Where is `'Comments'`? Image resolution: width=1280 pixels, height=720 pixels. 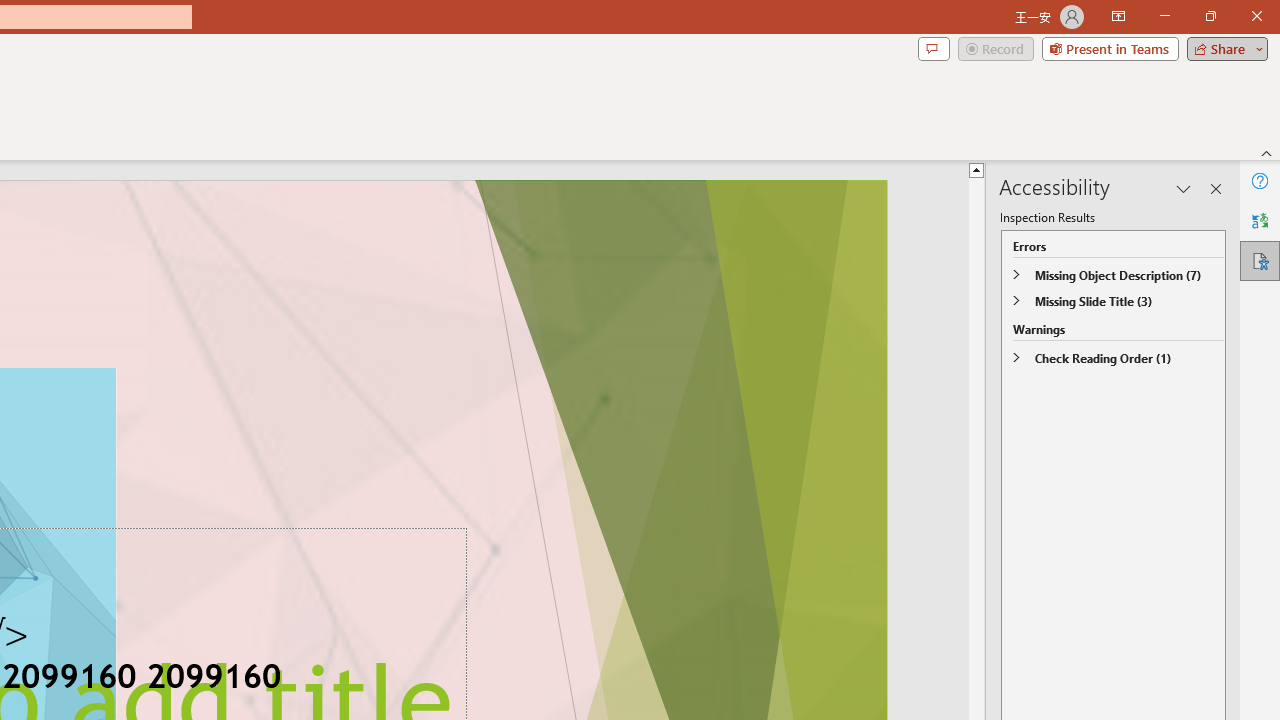
'Comments' is located at coordinates (932, 47).